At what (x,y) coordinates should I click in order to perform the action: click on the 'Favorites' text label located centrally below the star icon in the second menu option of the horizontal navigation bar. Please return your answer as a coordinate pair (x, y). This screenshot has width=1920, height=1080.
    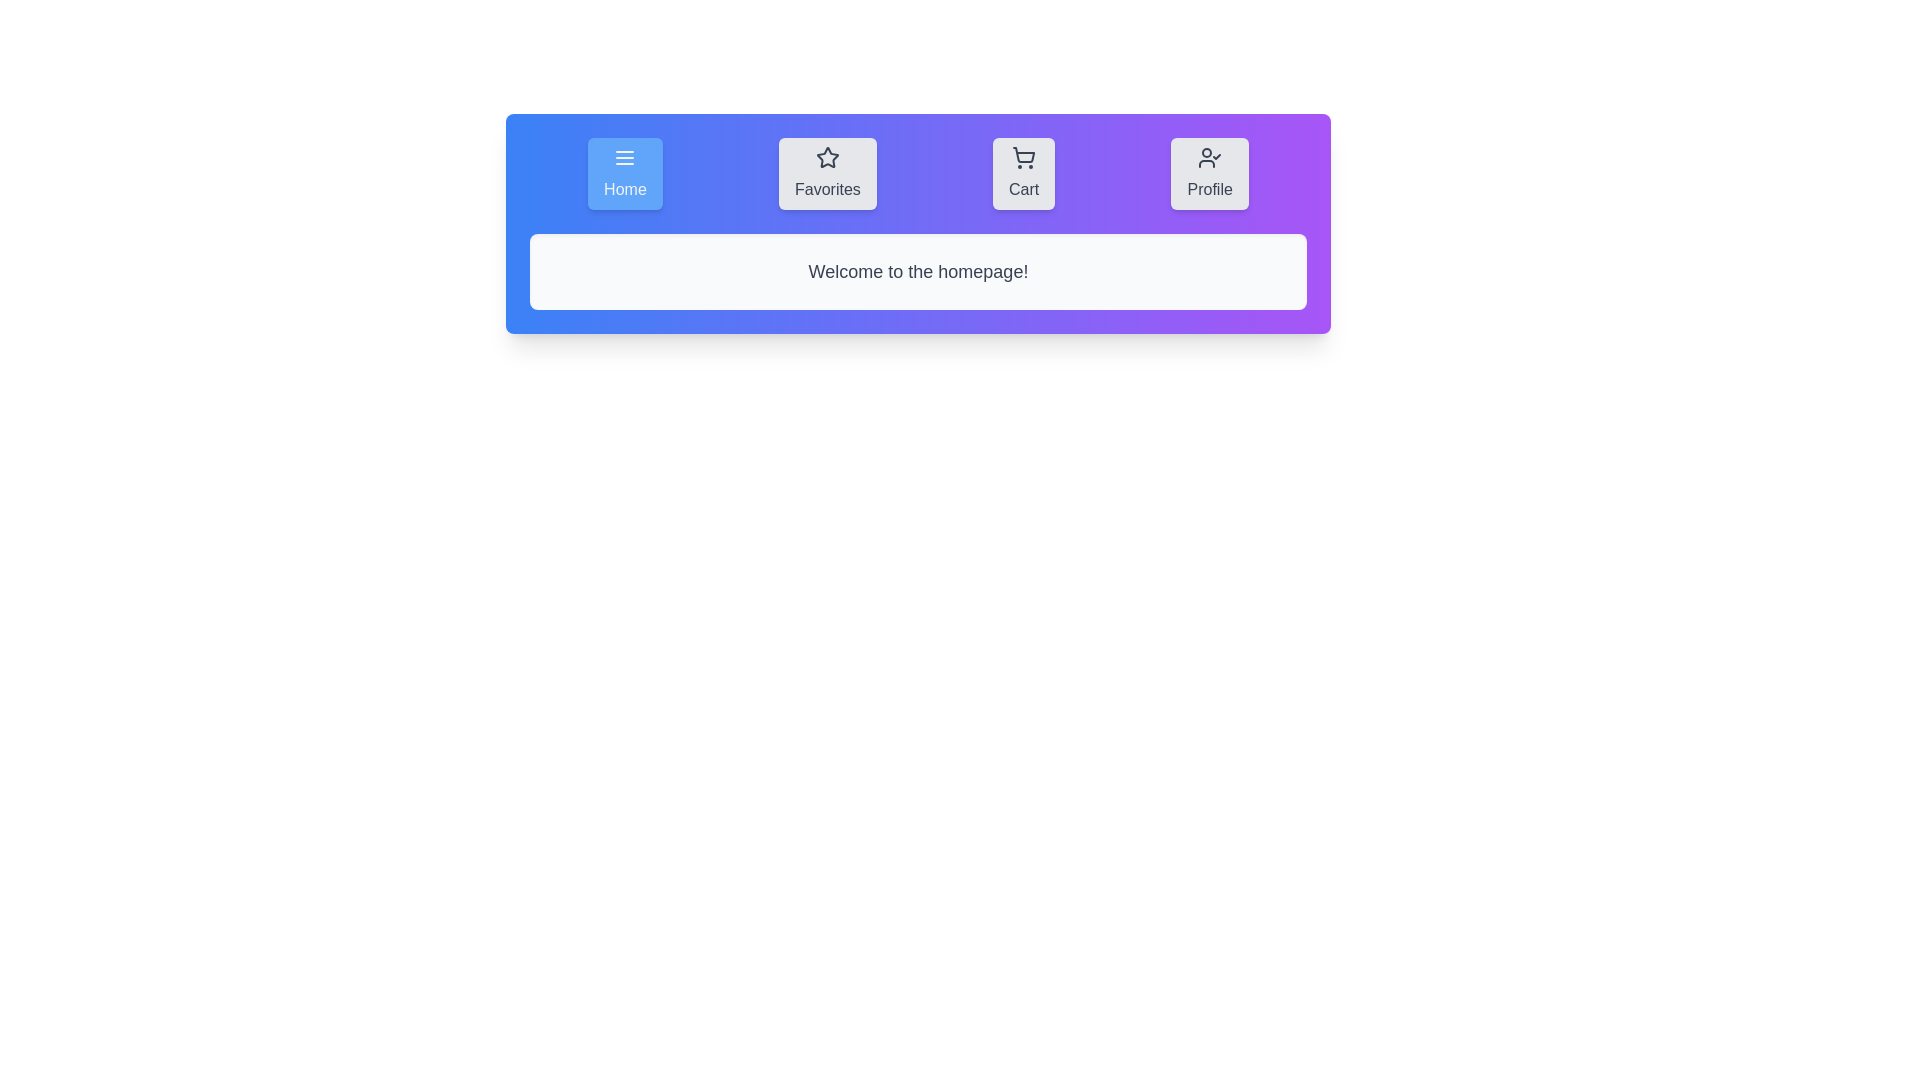
    Looking at the image, I should click on (827, 189).